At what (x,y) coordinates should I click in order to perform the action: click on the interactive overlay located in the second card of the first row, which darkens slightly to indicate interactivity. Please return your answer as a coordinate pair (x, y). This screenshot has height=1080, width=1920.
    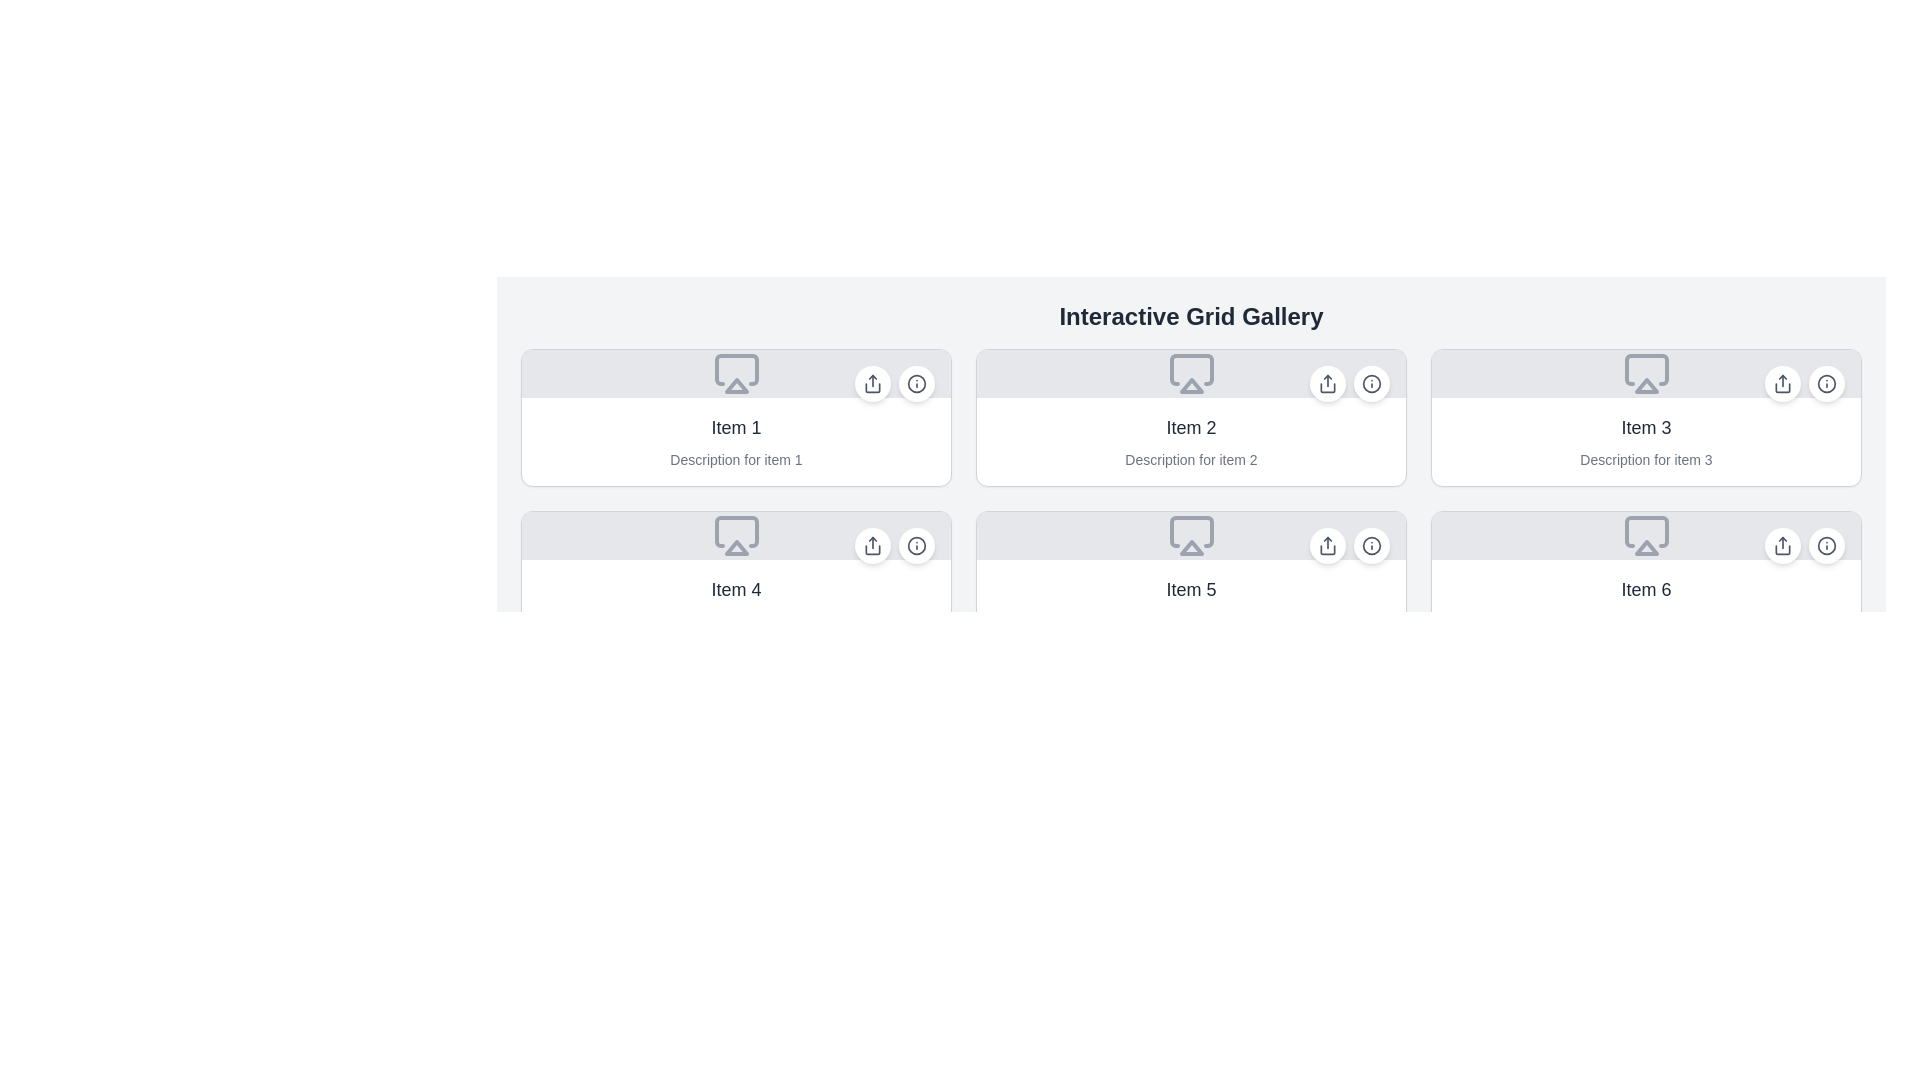
    Looking at the image, I should click on (1191, 416).